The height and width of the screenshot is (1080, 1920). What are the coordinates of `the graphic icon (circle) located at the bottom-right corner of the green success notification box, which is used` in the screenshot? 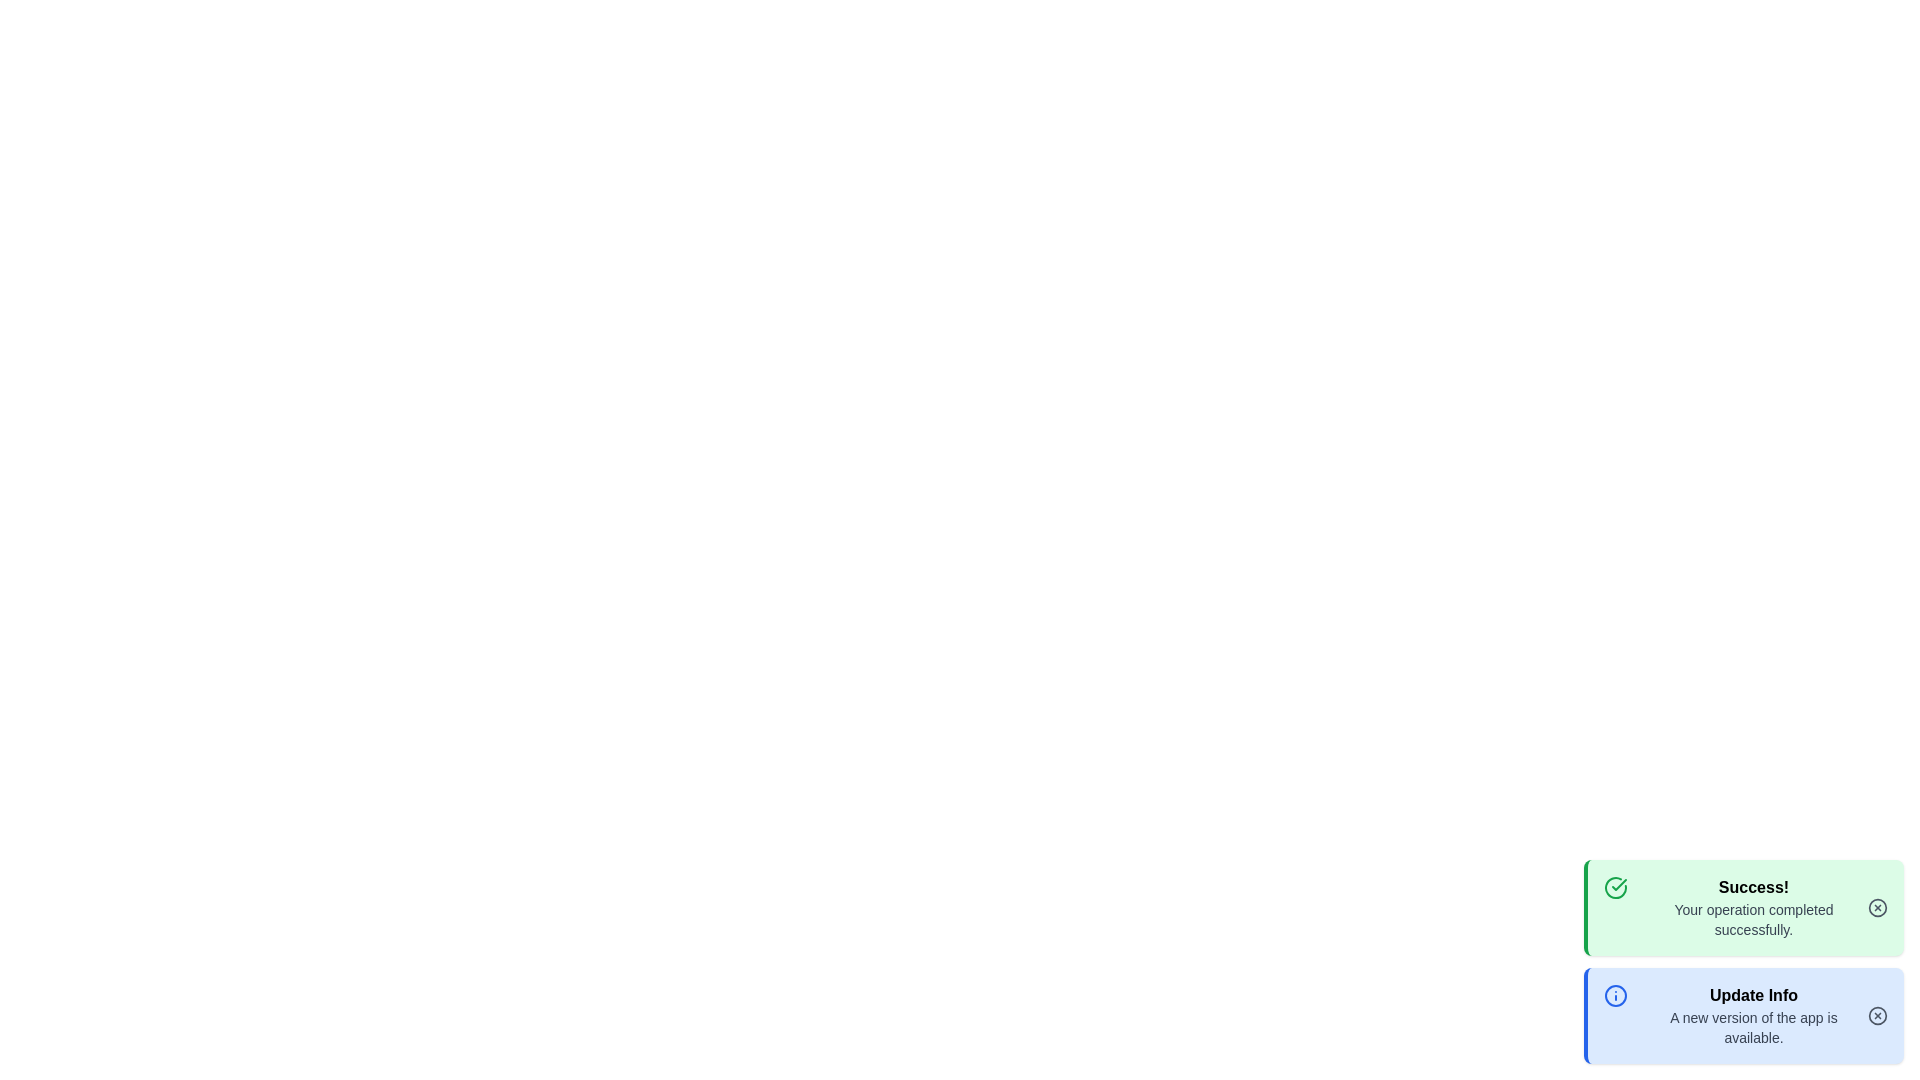 It's located at (1876, 907).